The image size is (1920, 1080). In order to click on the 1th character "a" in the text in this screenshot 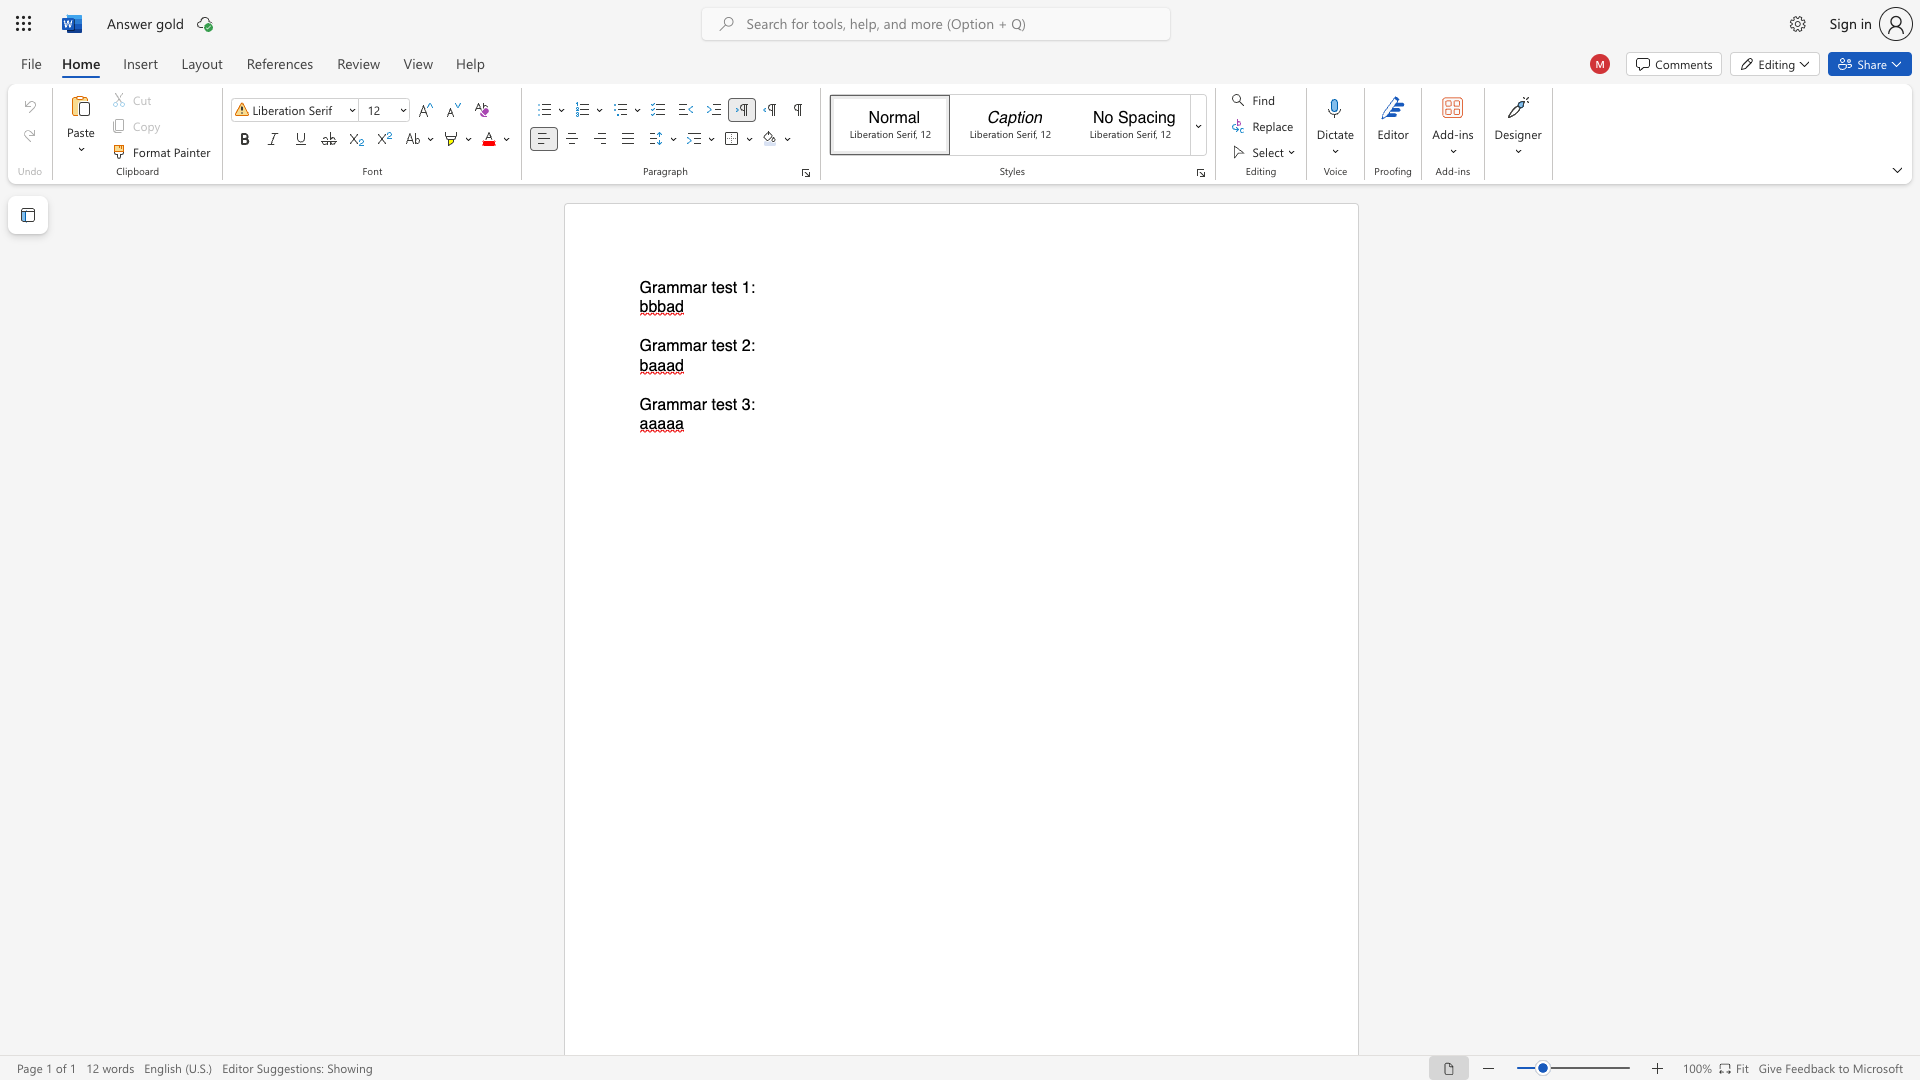, I will do `click(661, 288)`.